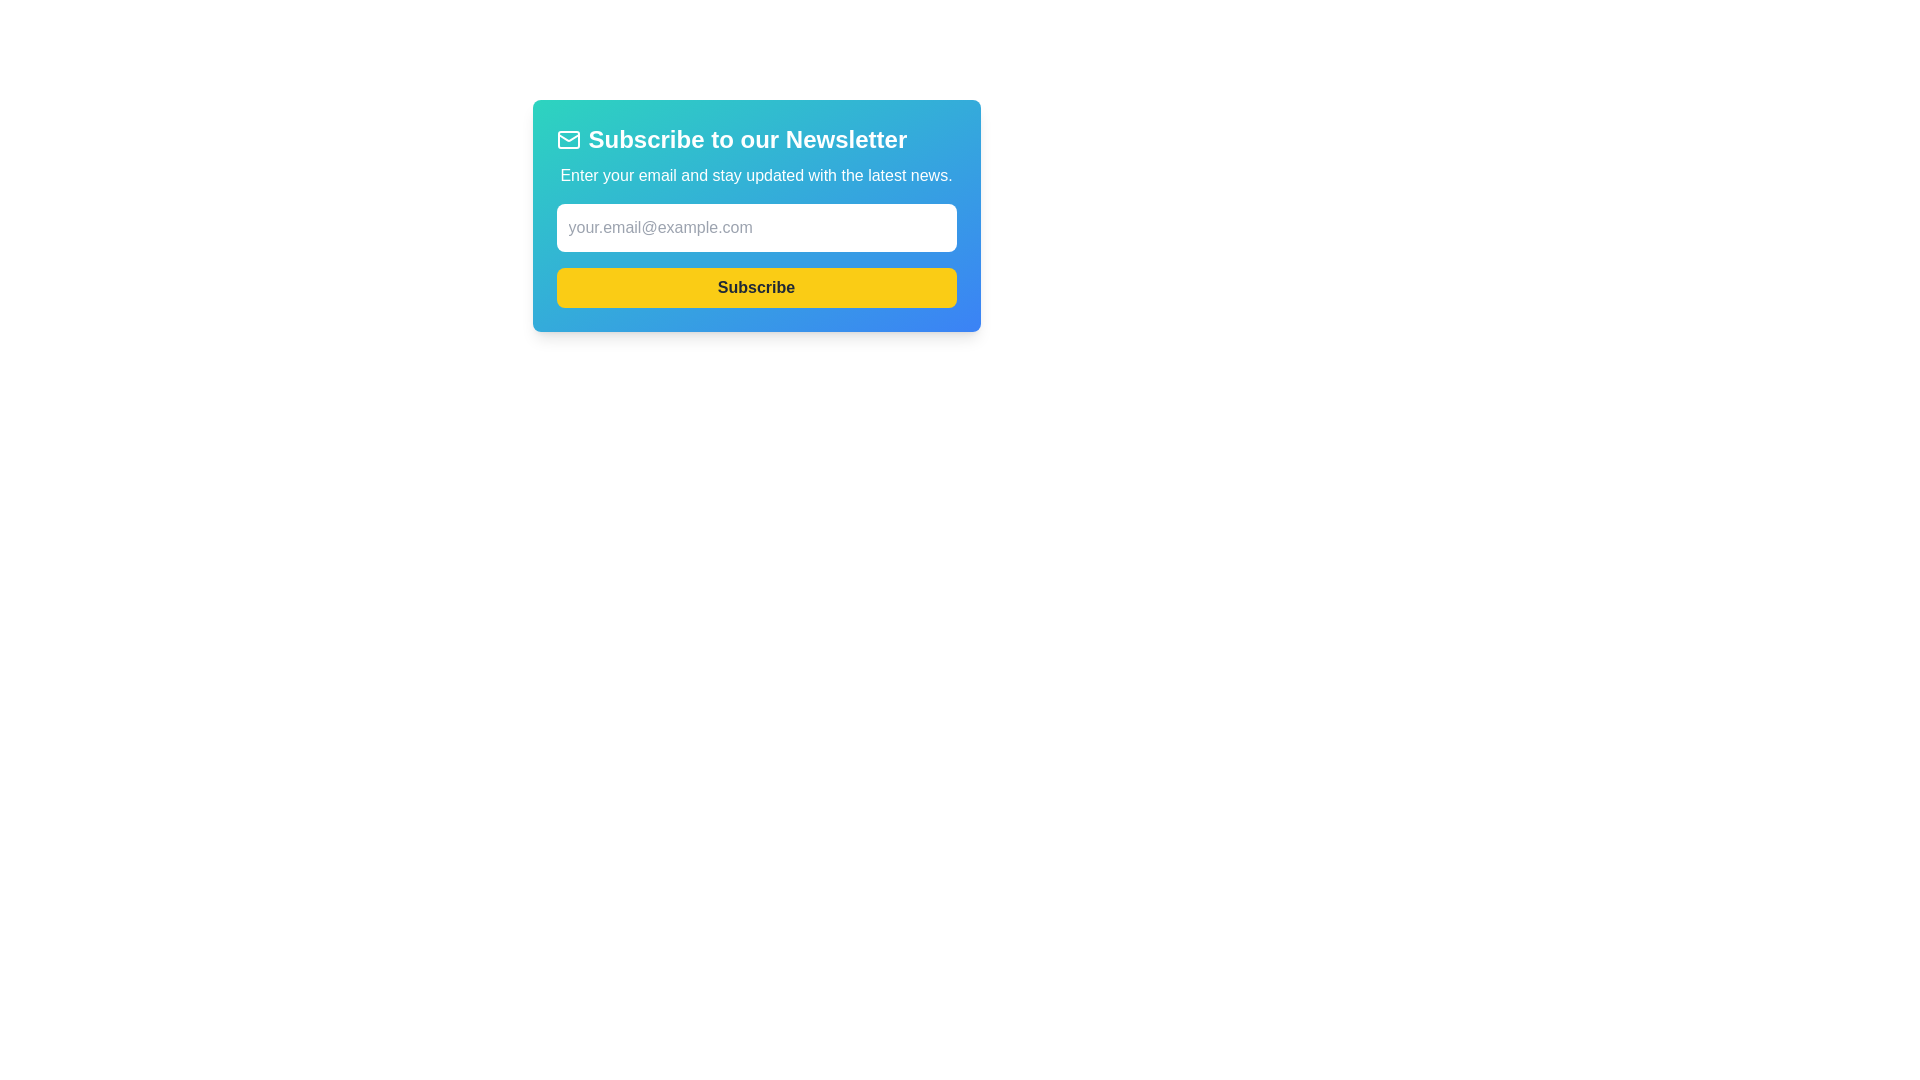 The width and height of the screenshot is (1920, 1080). What do you see at coordinates (567, 138) in the screenshot?
I see `the email/newsletter icon located at the start of the 'Subscribe to our Newsletter' banner, which visually represents the concept of subscribing to a newsletter` at bounding box center [567, 138].